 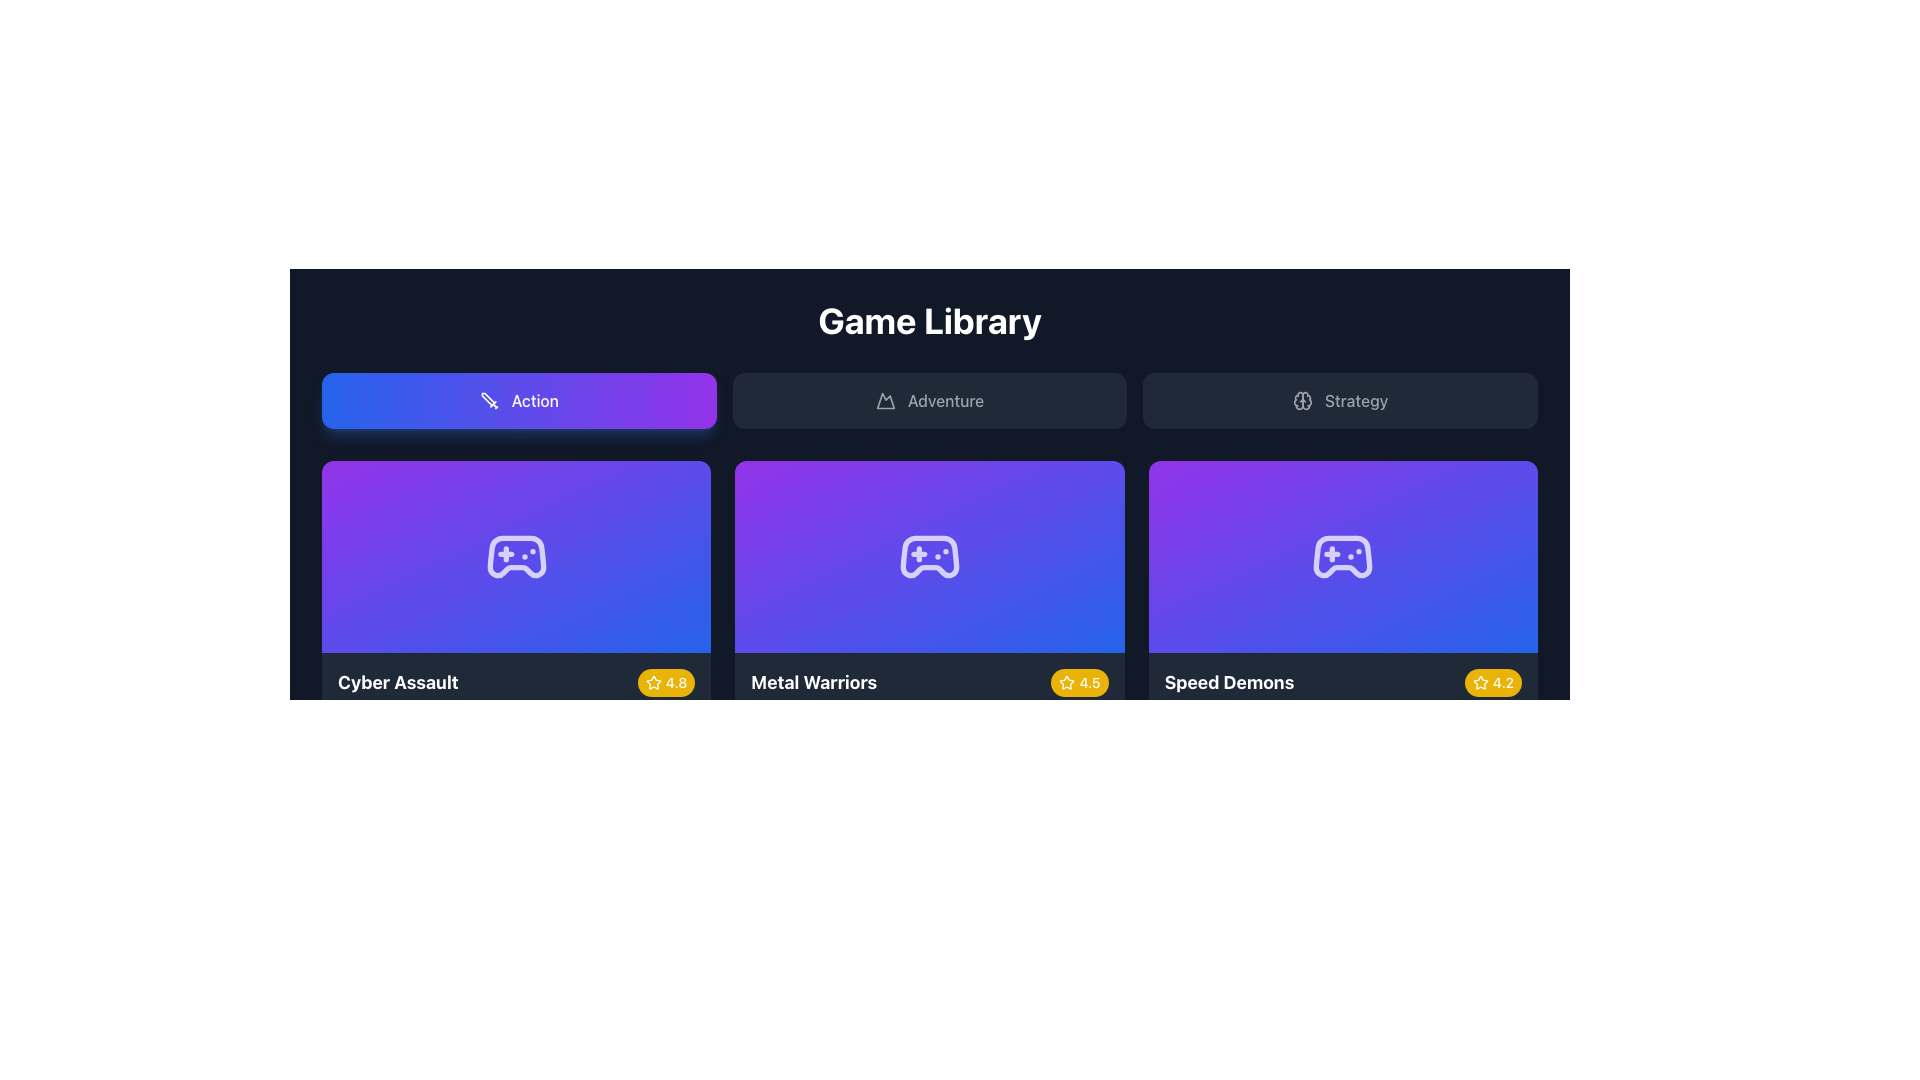 I want to click on the Rating badge with a yellow background and a white star icon, located at the bottom-right section of the 'Metal Warriors' card in the game grid, so click(x=1079, y=681).